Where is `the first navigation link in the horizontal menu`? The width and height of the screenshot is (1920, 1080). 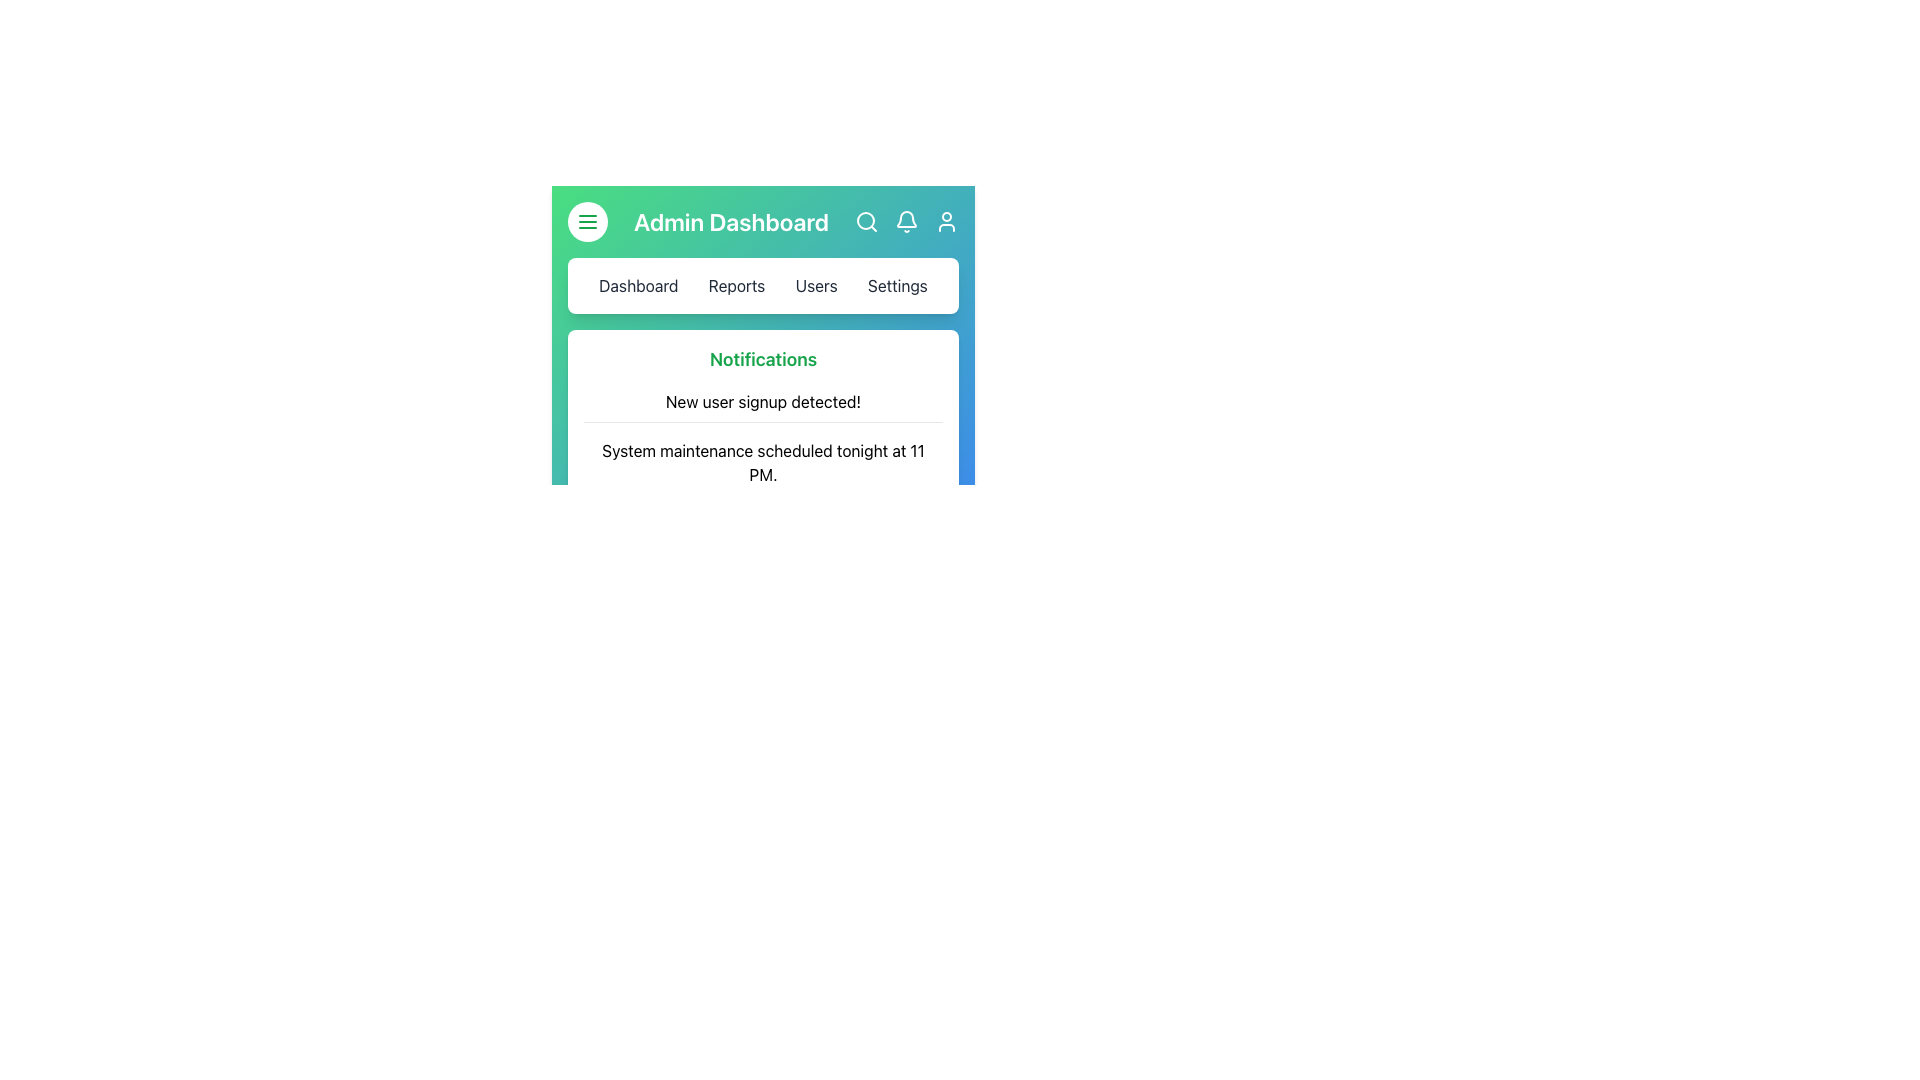 the first navigation link in the horizontal menu is located at coordinates (637, 285).